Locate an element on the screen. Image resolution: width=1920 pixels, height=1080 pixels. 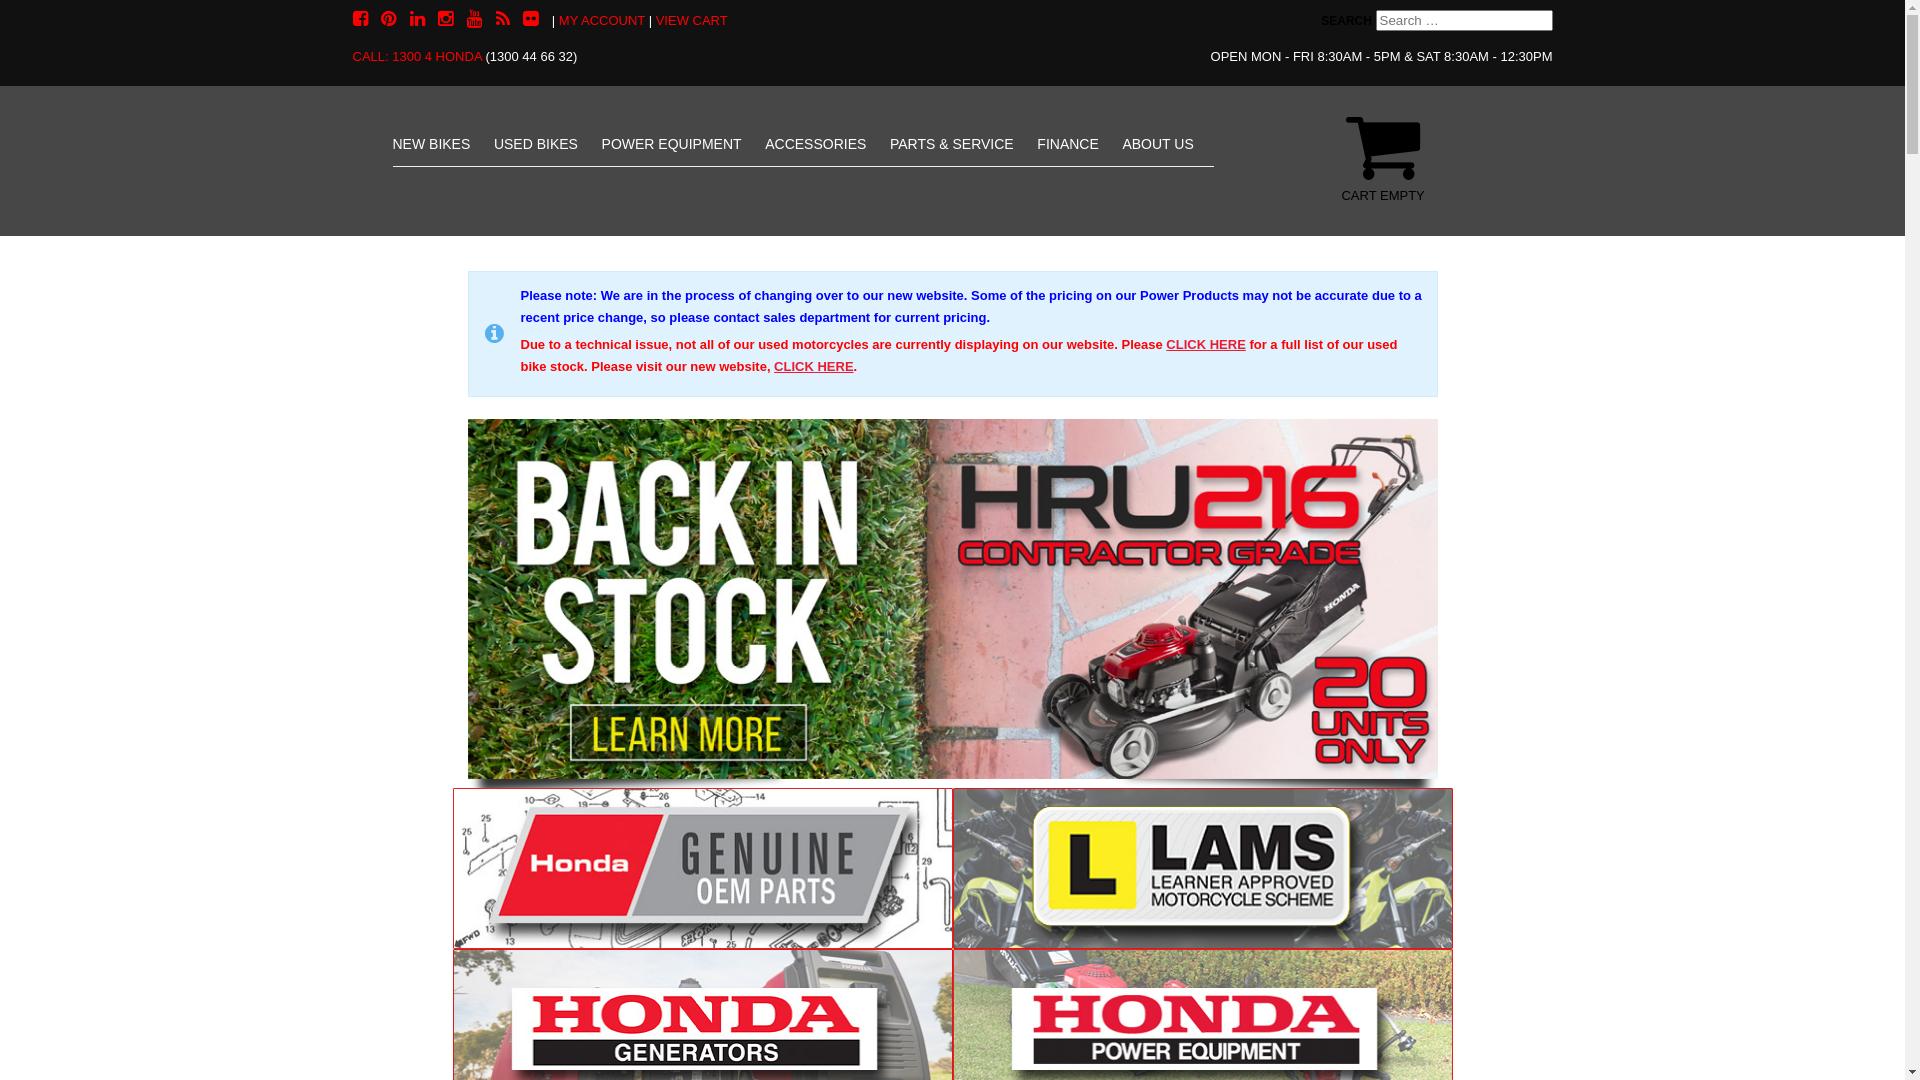
'USED BIKES' is located at coordinates (536, 142).